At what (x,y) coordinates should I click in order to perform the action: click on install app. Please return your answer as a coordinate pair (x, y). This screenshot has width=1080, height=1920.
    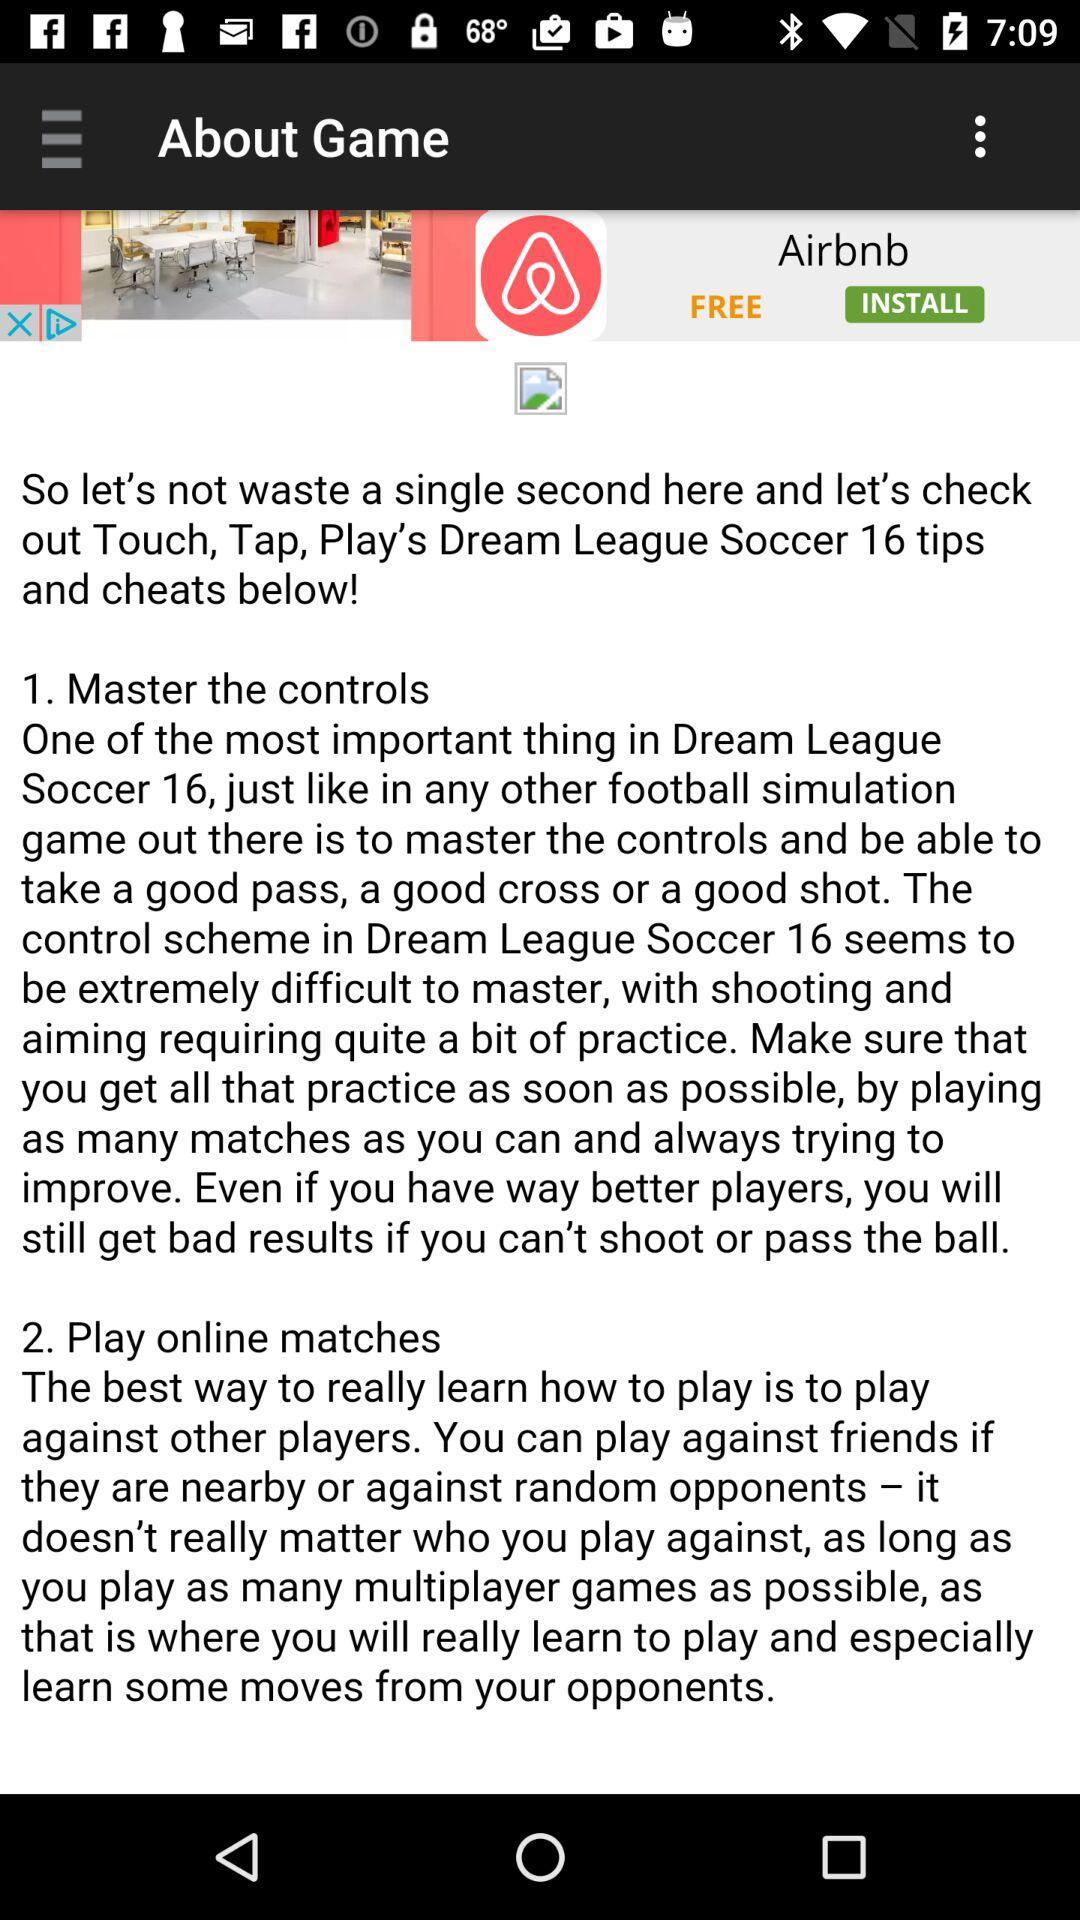
    Looking at the image, I should click on (540, 274).